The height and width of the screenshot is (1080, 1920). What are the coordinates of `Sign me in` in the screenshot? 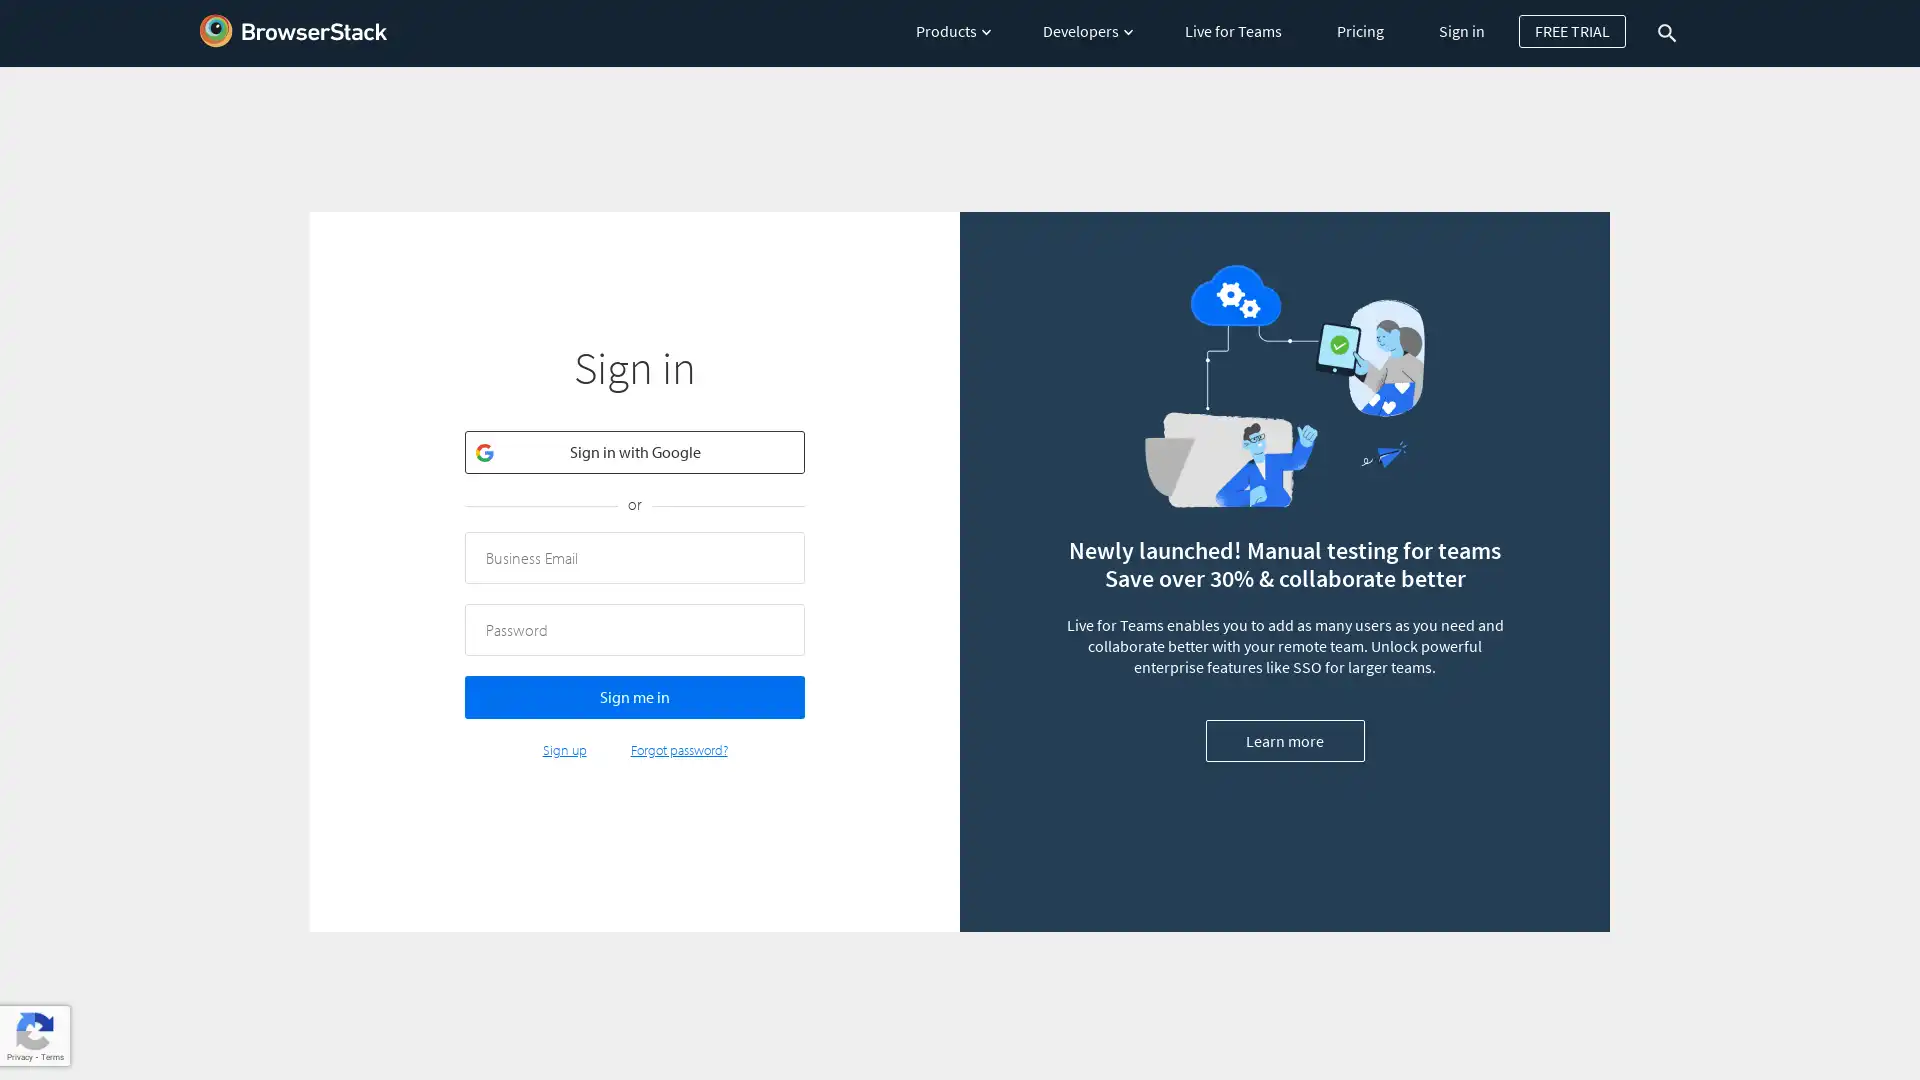 It's located at (633, 695).